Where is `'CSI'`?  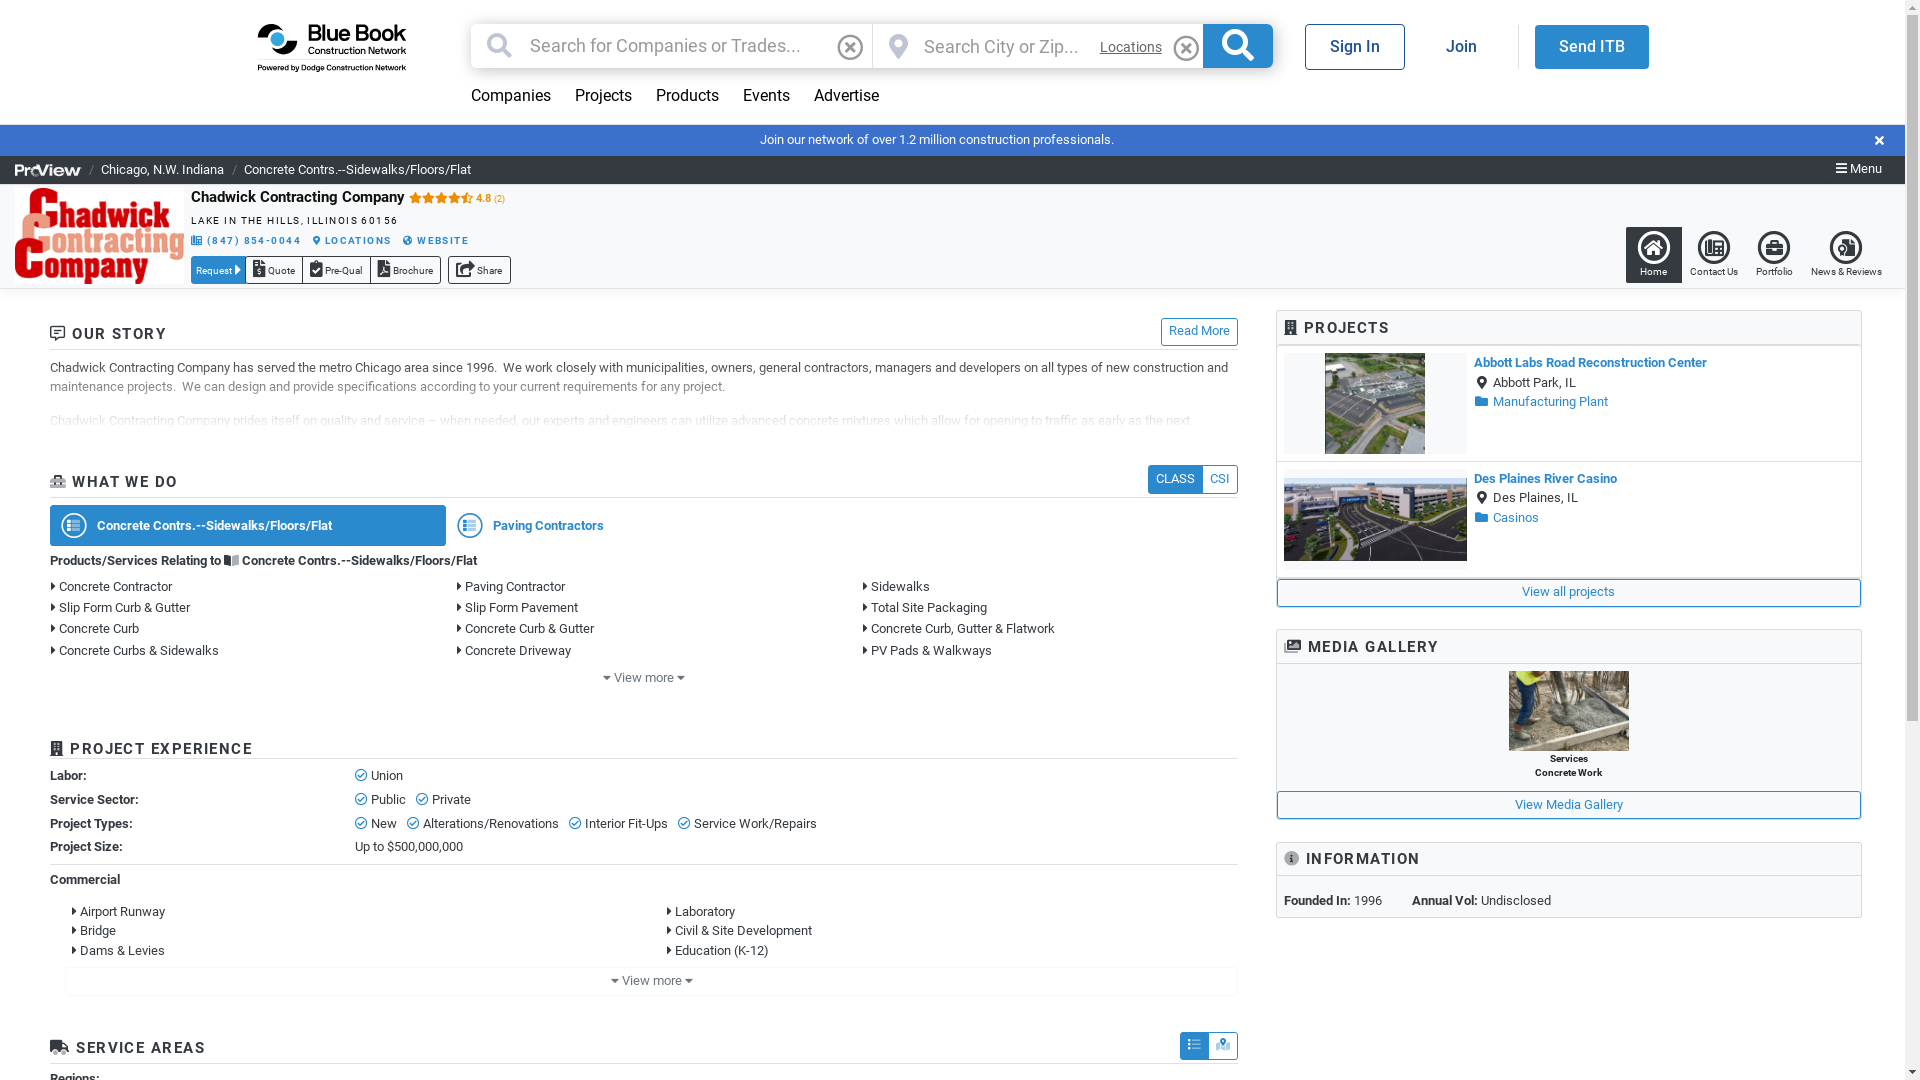
'CSI' is located at coordinates (1218, 478).